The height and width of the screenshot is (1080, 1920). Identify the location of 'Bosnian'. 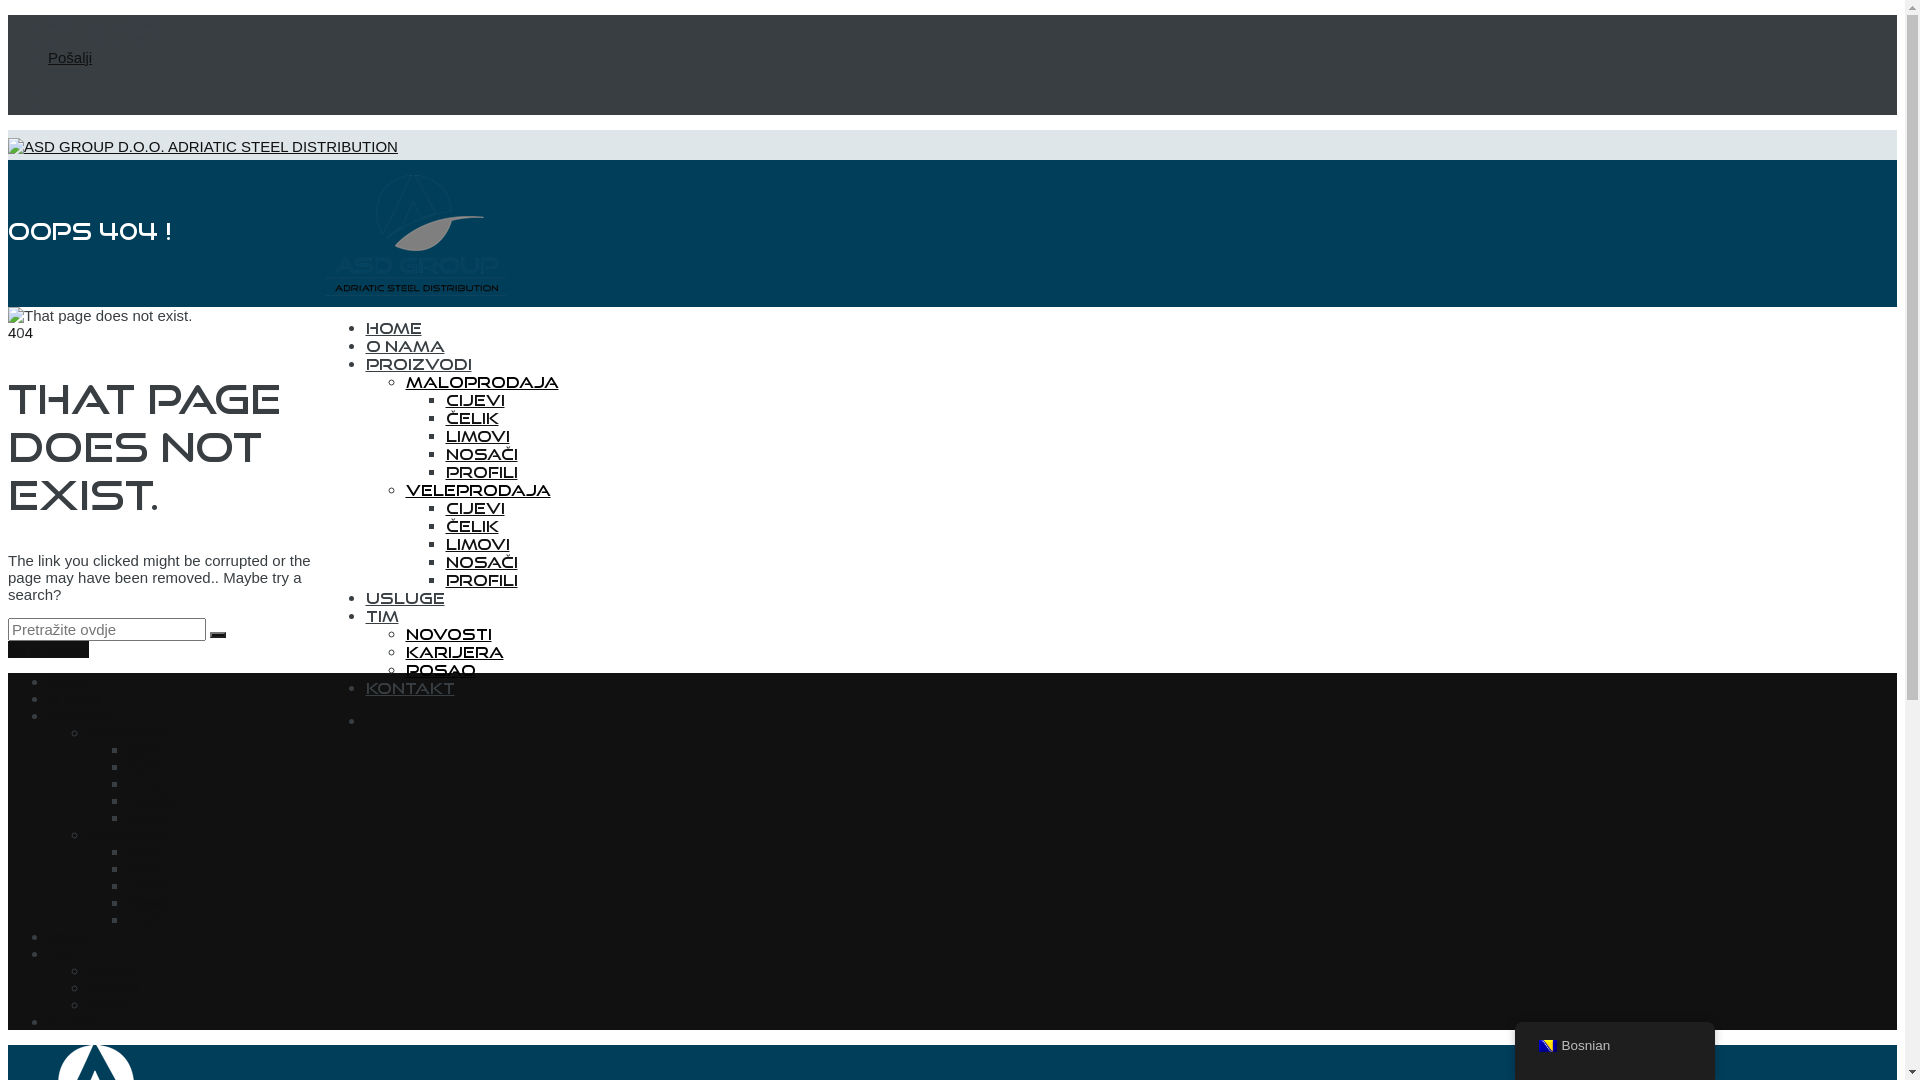
(1613, 1044).